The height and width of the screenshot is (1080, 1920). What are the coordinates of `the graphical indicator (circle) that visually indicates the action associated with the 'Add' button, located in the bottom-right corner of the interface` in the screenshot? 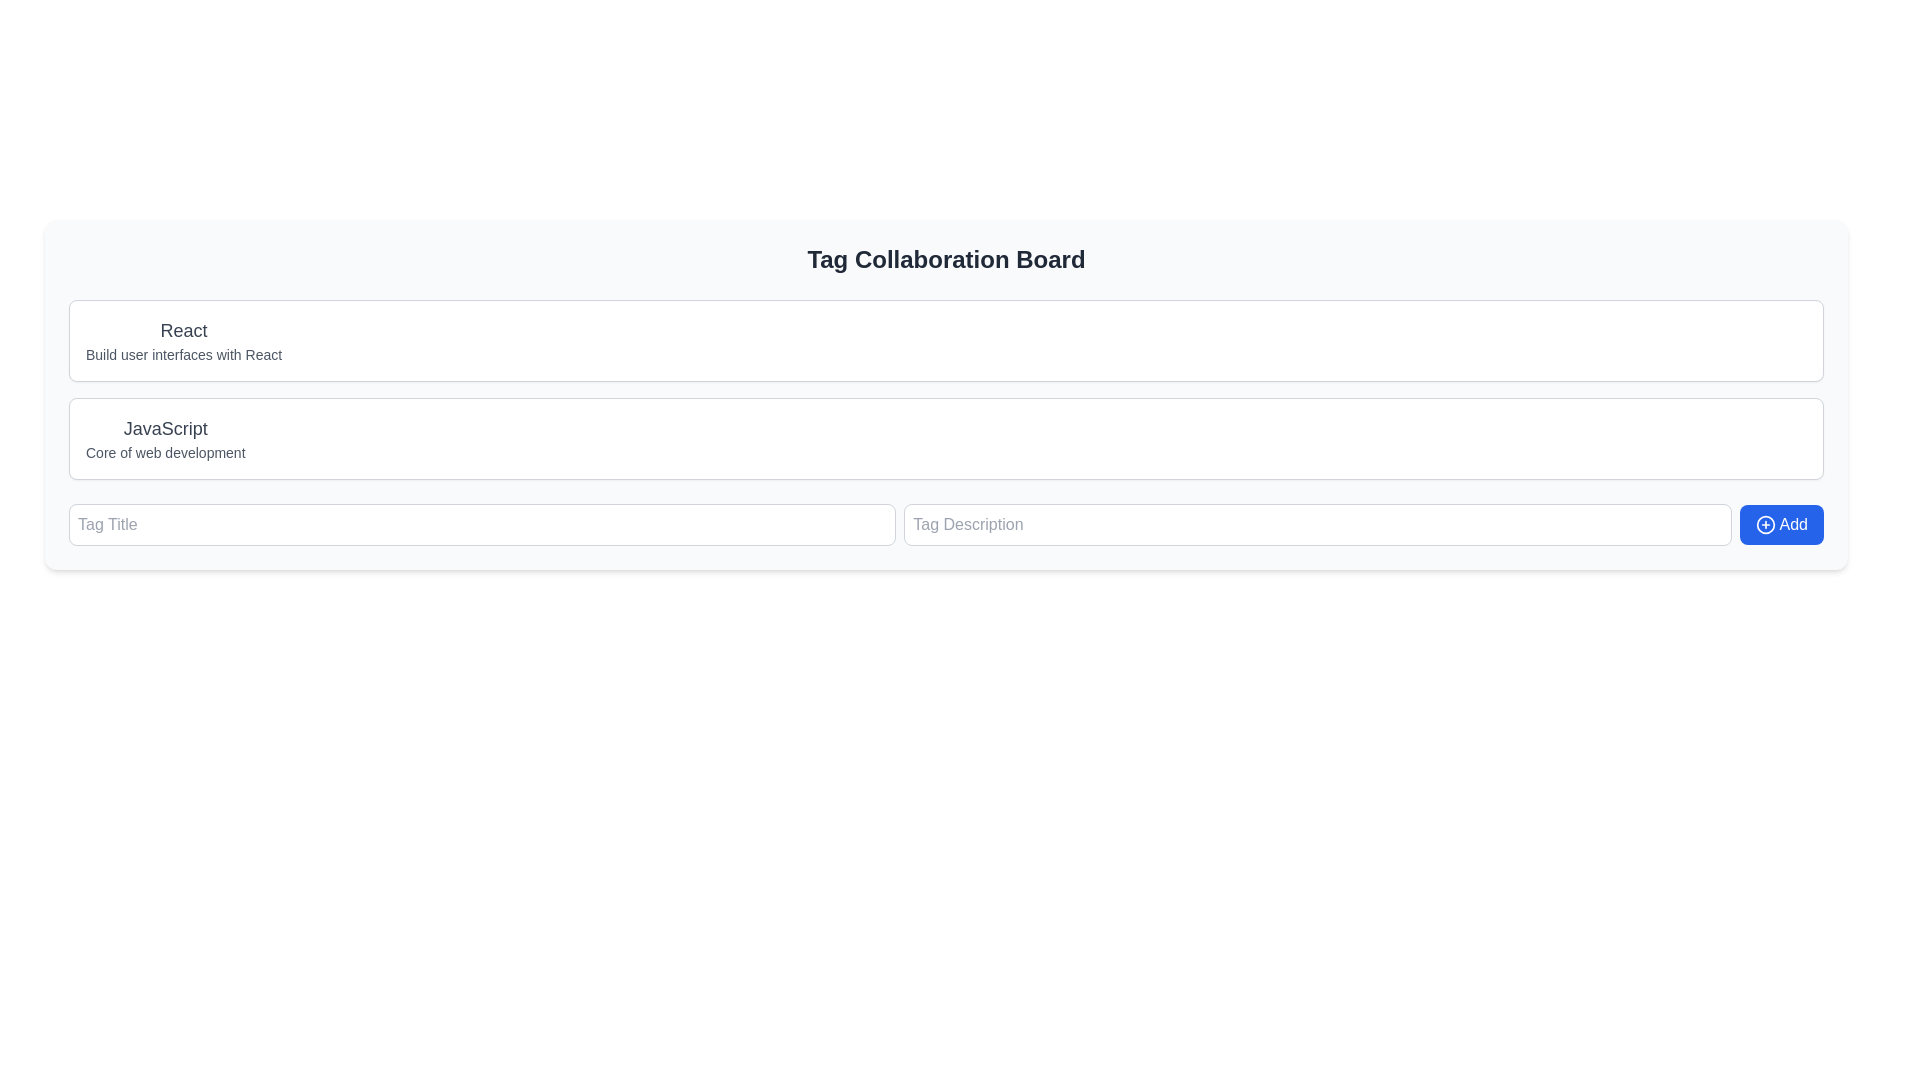 It's located at (1765, 523).